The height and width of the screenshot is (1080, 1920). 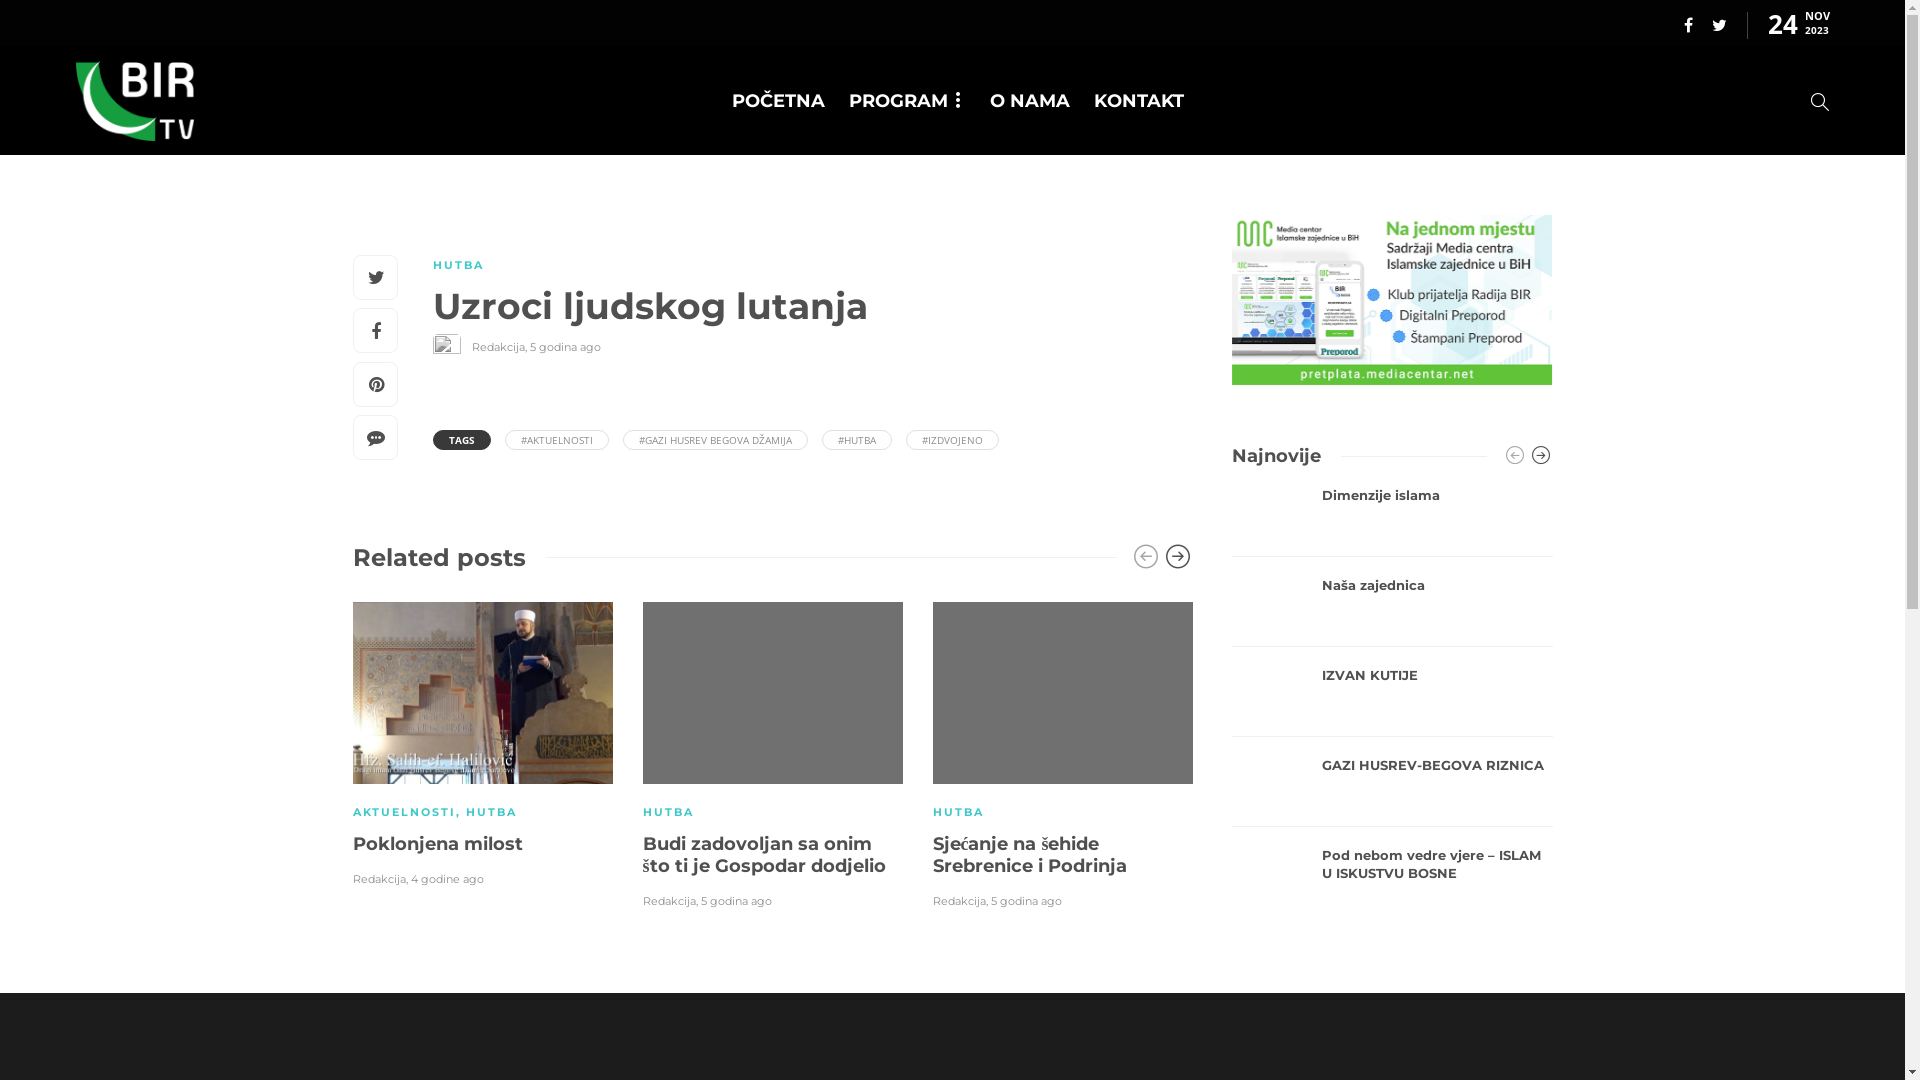 What do you see at coordinates (459, 438) in the screenshot?
I see `'TAGS'` at bounding box center [459, 438].